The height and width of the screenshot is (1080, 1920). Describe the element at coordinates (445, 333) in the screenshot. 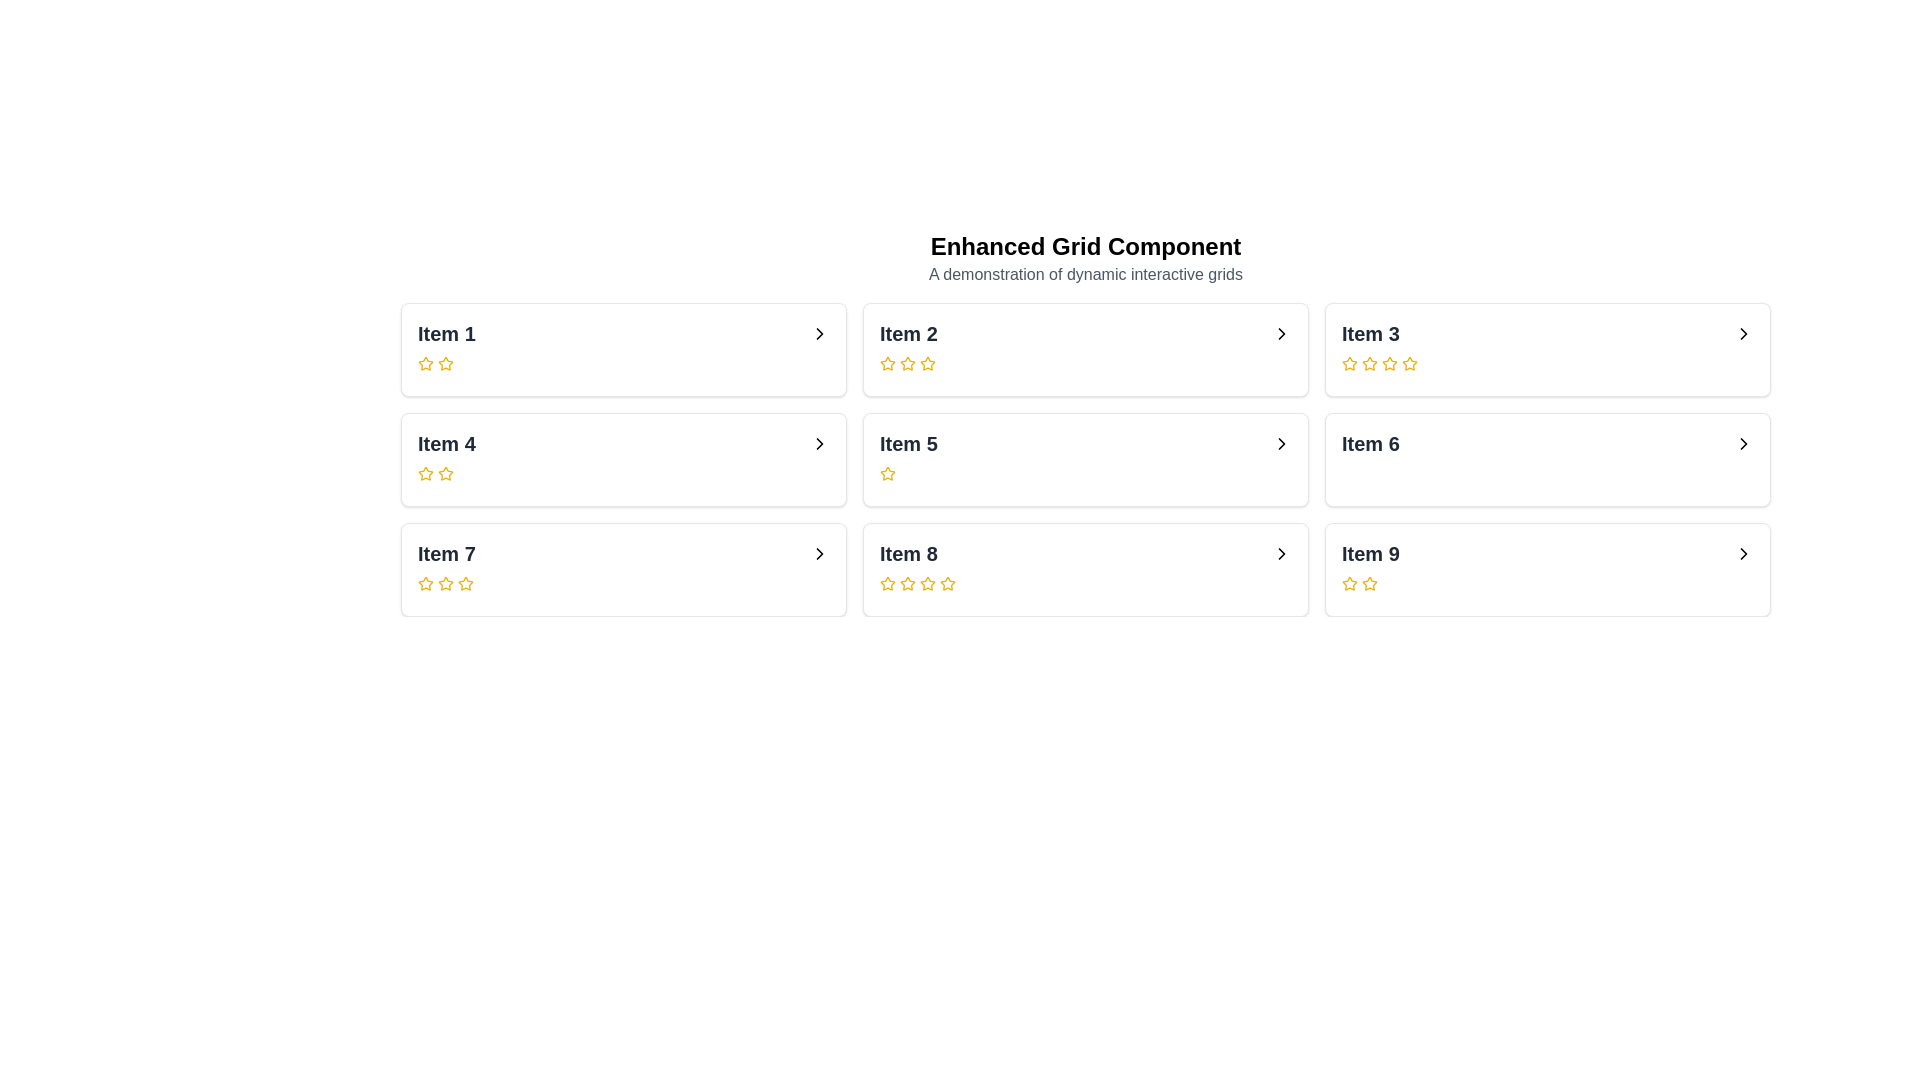

I see `text label that serves as the title for the first item in the grid, located at the top-left section of the first grid row and column` at that location.